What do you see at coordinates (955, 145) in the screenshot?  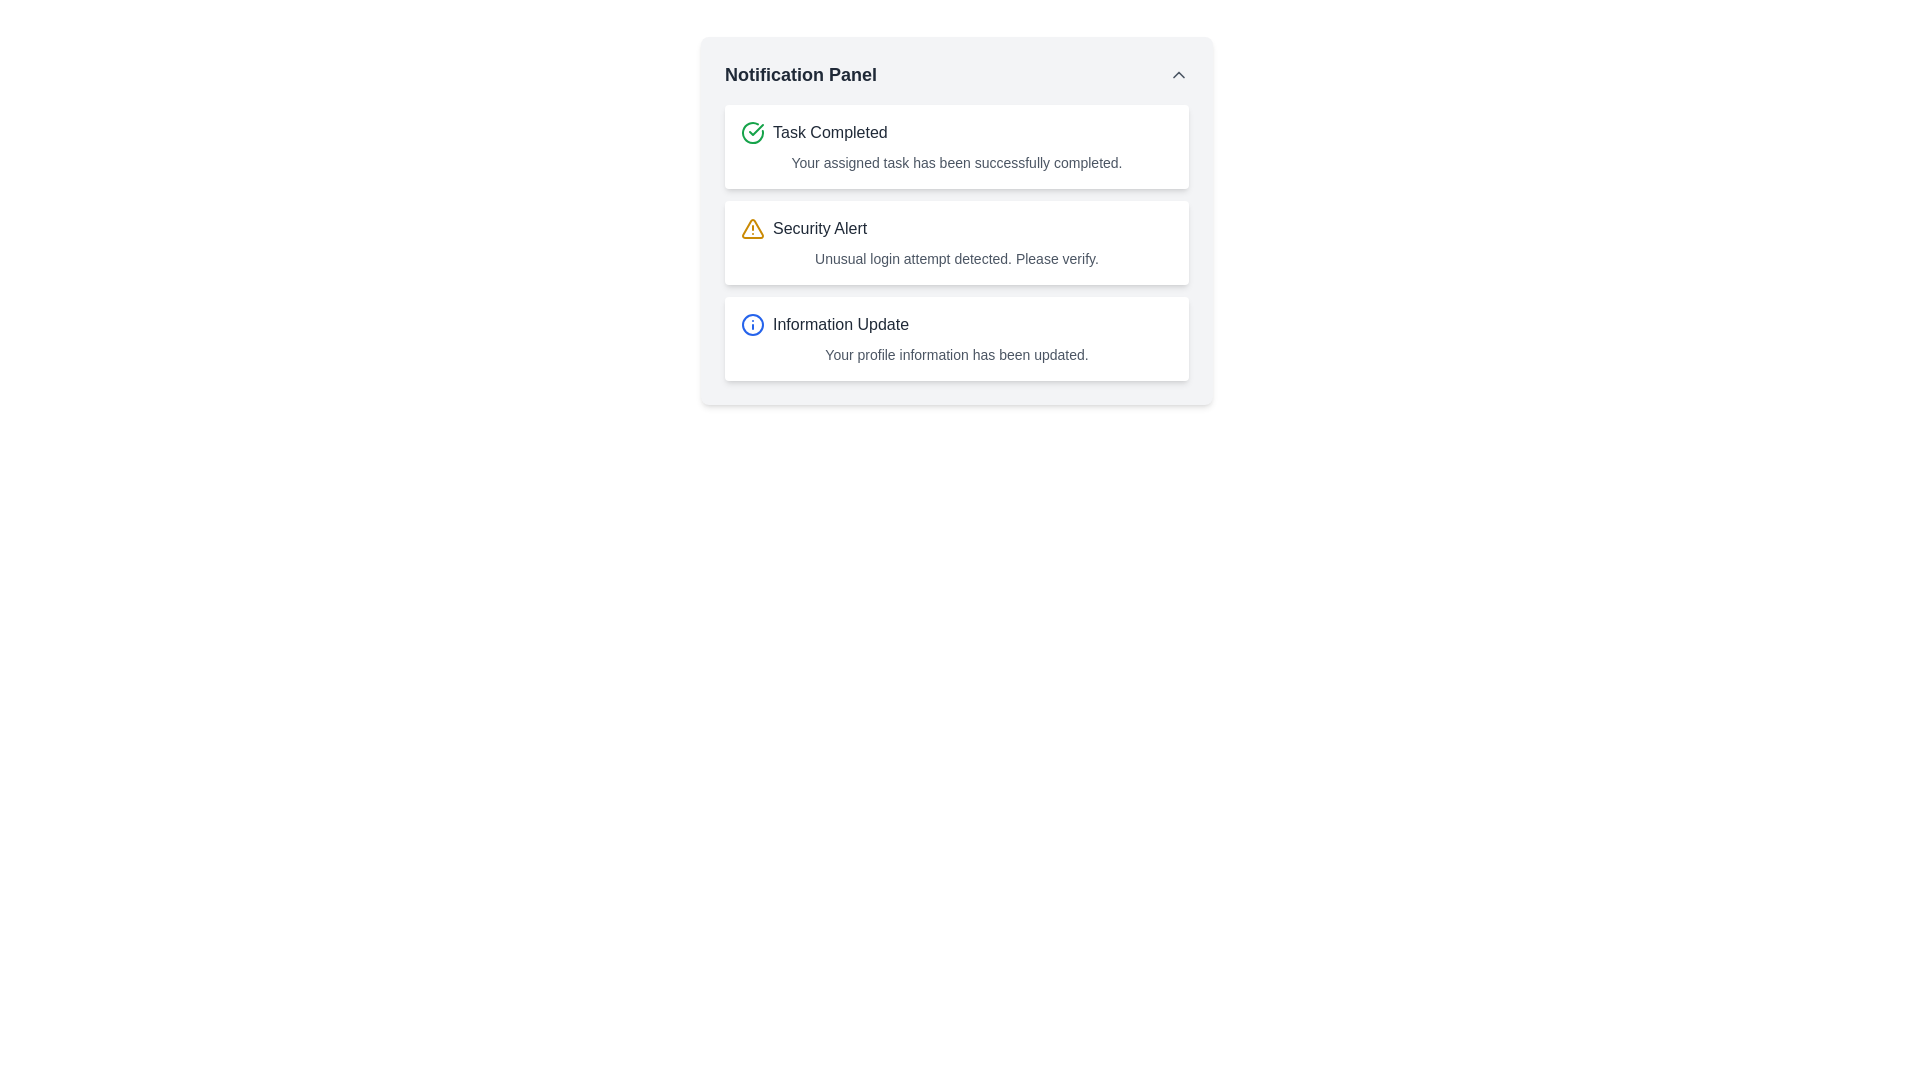 I see `message from the Notification card that displays 'Task Completed' and 'Your assigned task has been successfully completed.' This card is the first in the Notification Panel and has a white background with rounded corners` at bounding box center [955, 145].